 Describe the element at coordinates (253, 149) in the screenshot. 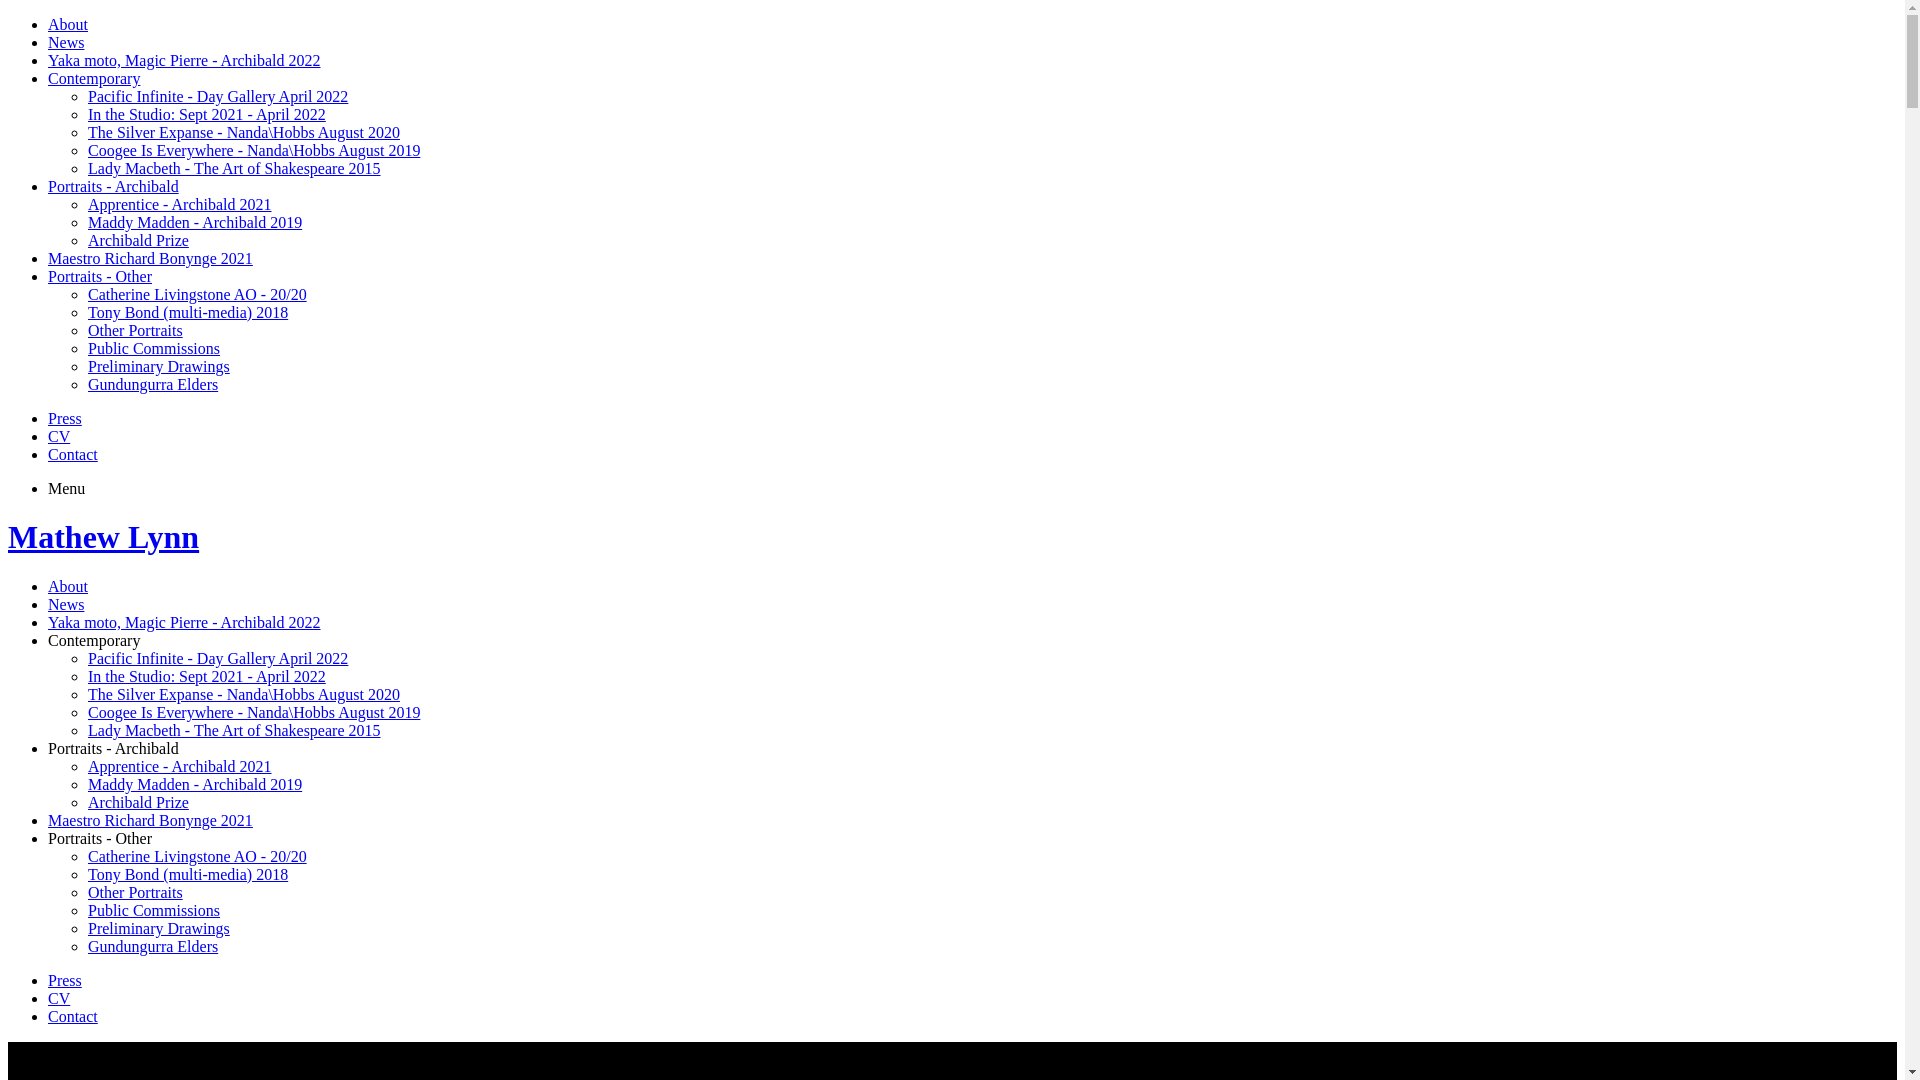

I see `'Coogee Is Everywhere - Nanda\Hobbs August 2019'` at that location.